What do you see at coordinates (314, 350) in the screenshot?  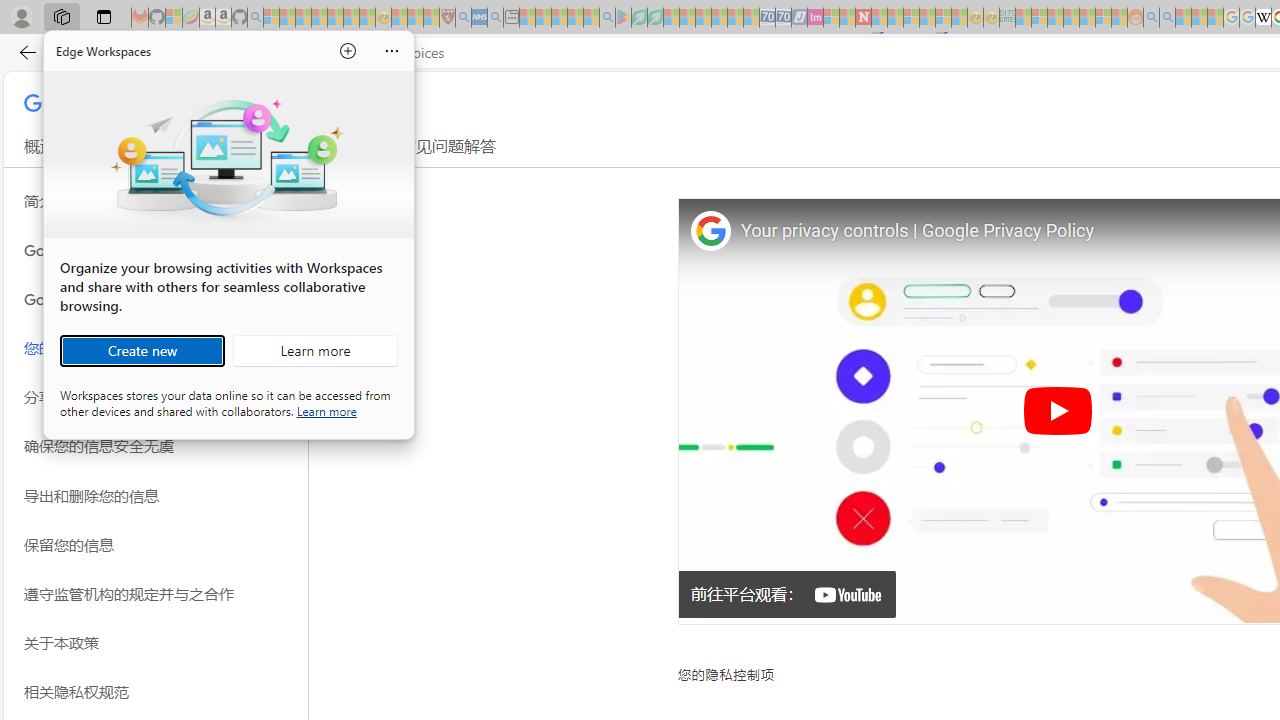 I see `'Learn more about Workspaces'` at bounding box center [314, 350].